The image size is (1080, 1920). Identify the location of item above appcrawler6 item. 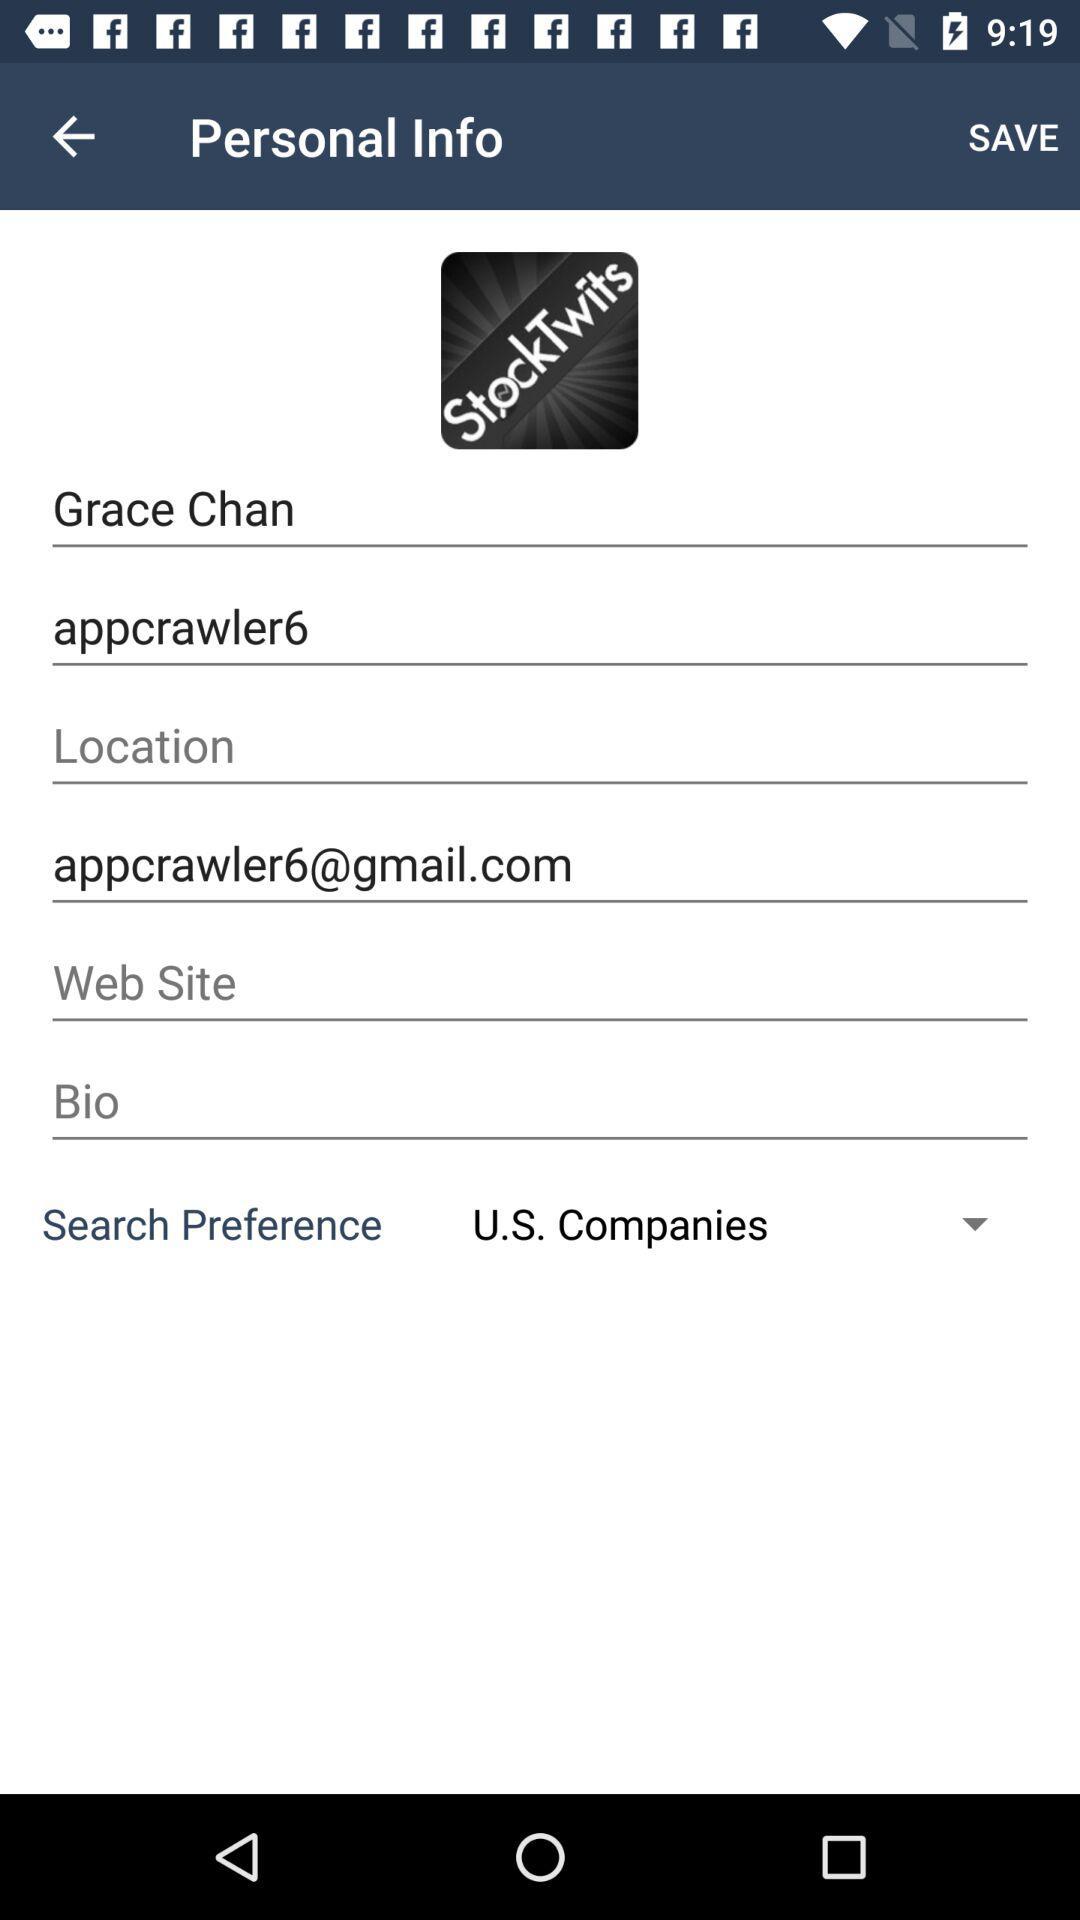
(540, 508).